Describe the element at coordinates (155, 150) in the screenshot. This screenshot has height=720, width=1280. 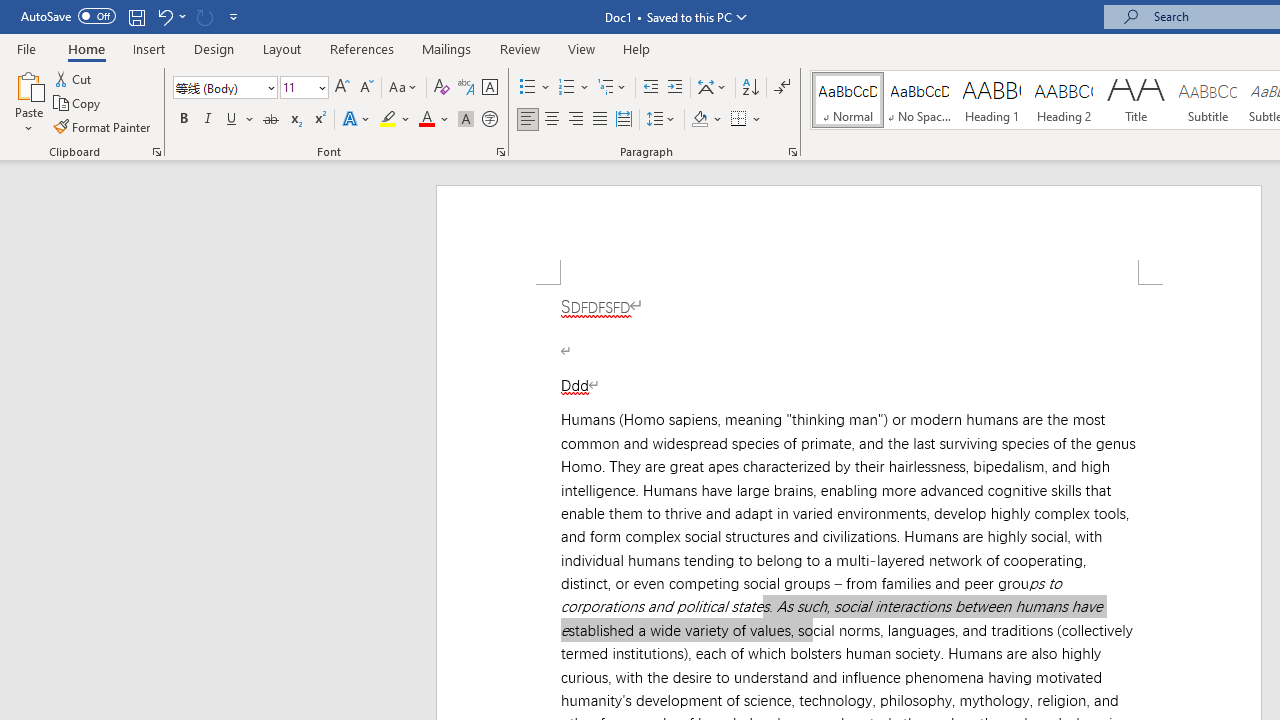
I see `'Office Clipboard...'` at that location.